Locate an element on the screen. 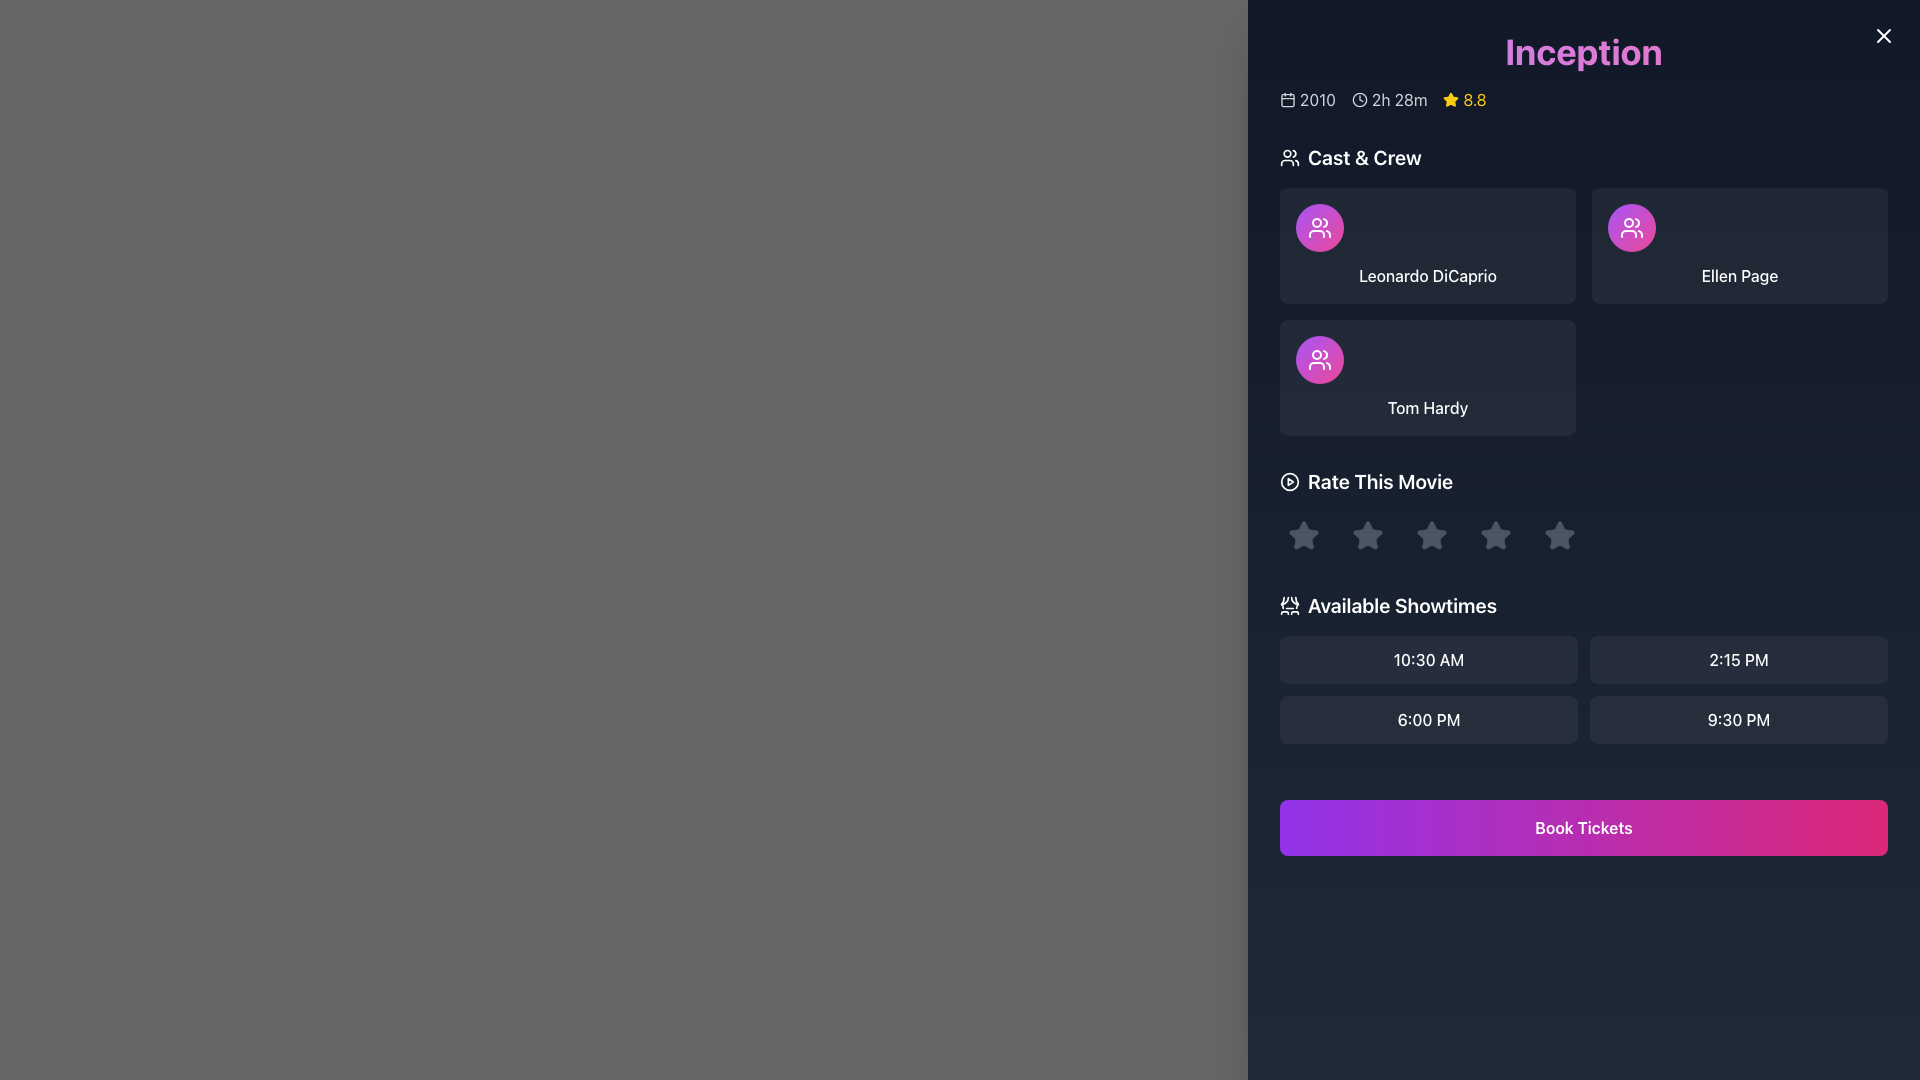  the fourth star icon in the rating system under the 'Rate This Movie' label is located at coordinates (1496, 534).